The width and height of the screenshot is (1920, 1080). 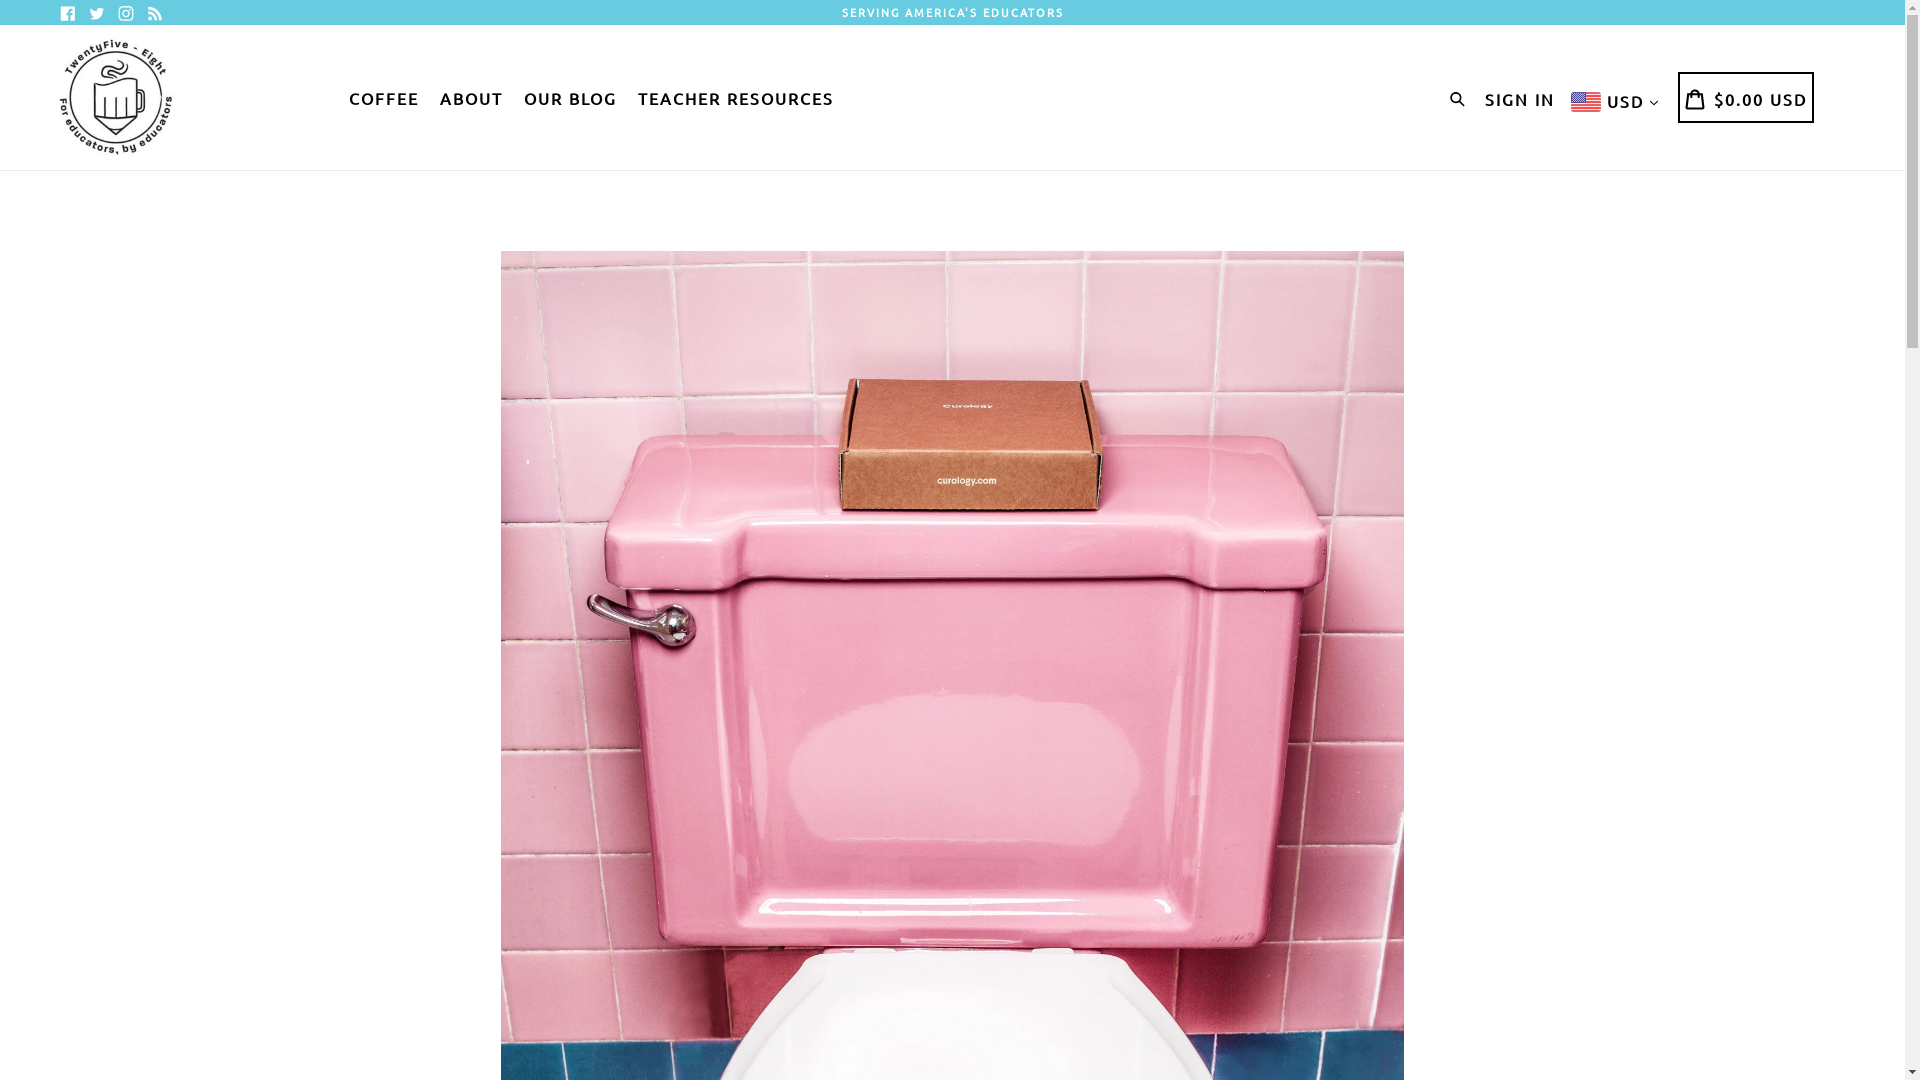 I want to click on 'RSS', so click(x=153, y=13).